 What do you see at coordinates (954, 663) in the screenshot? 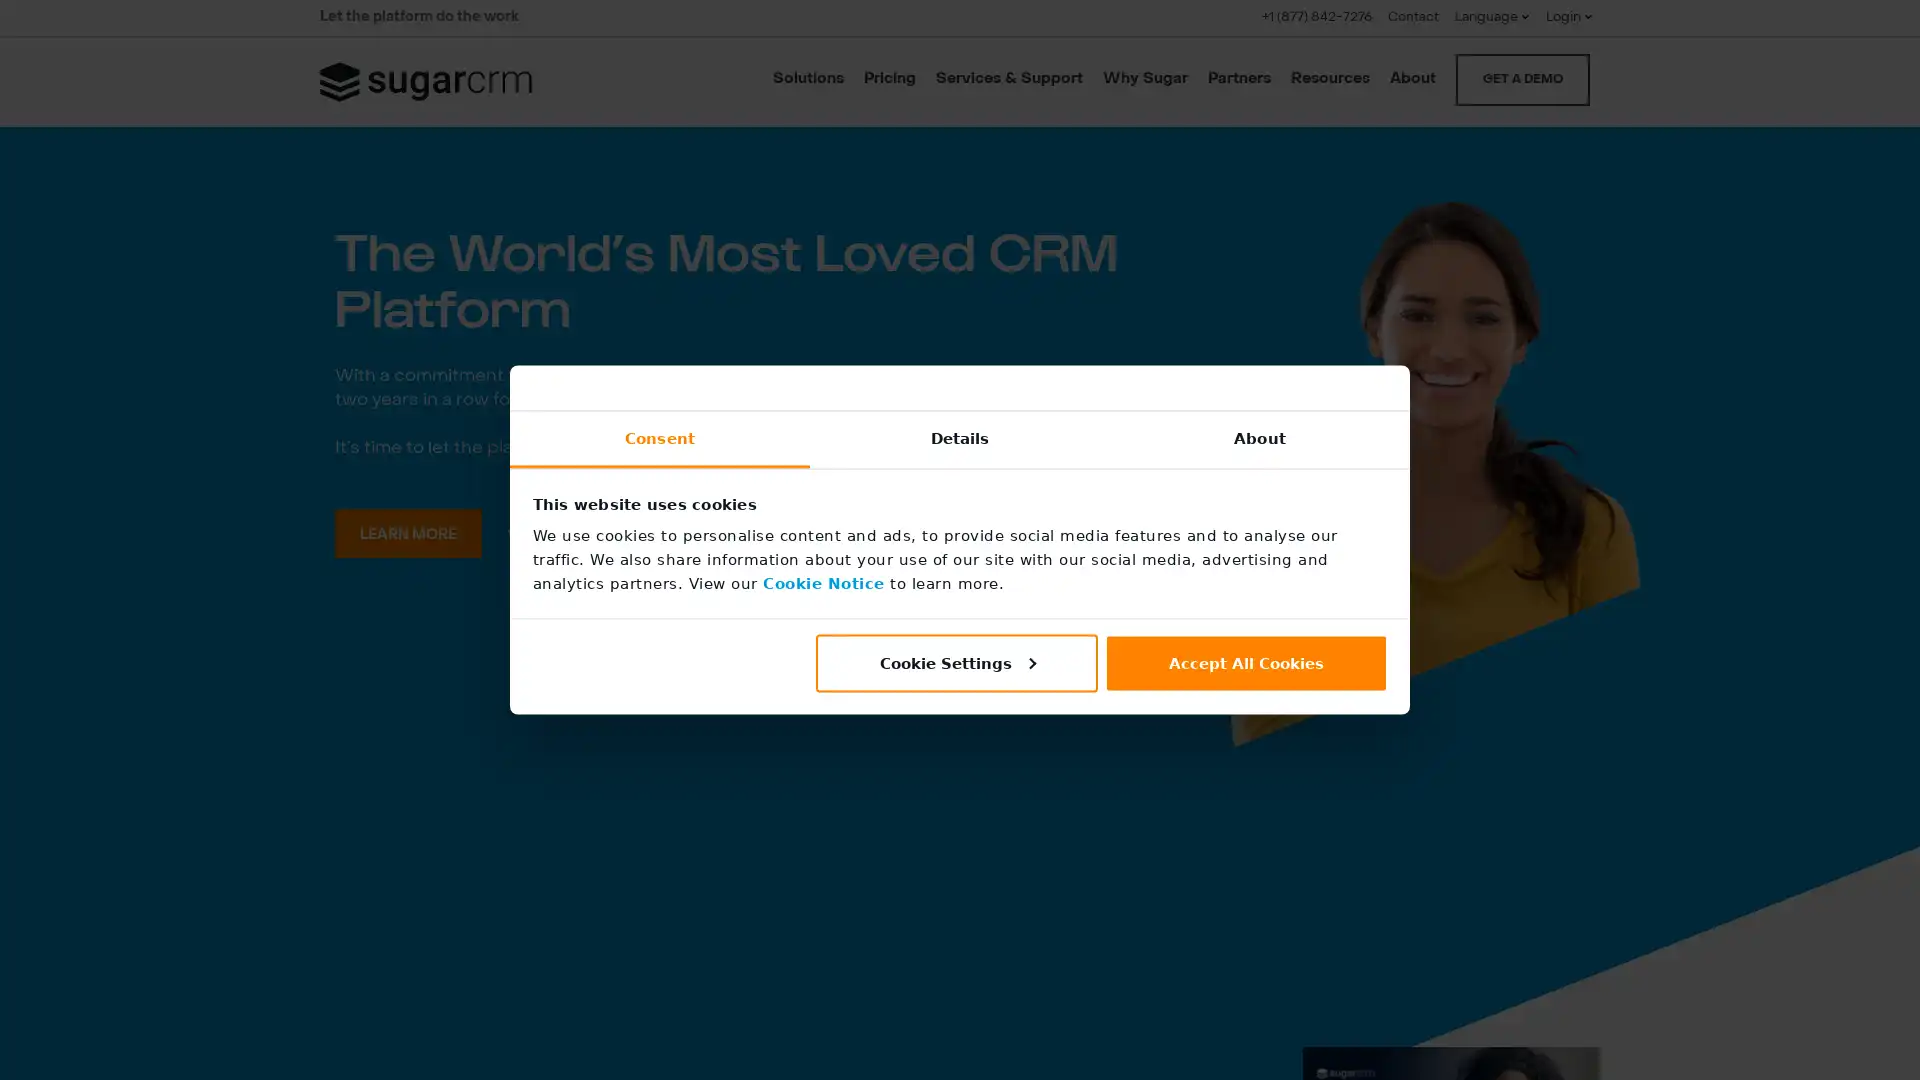
I see `Cookie Settings` at bounding box center [954, 663].